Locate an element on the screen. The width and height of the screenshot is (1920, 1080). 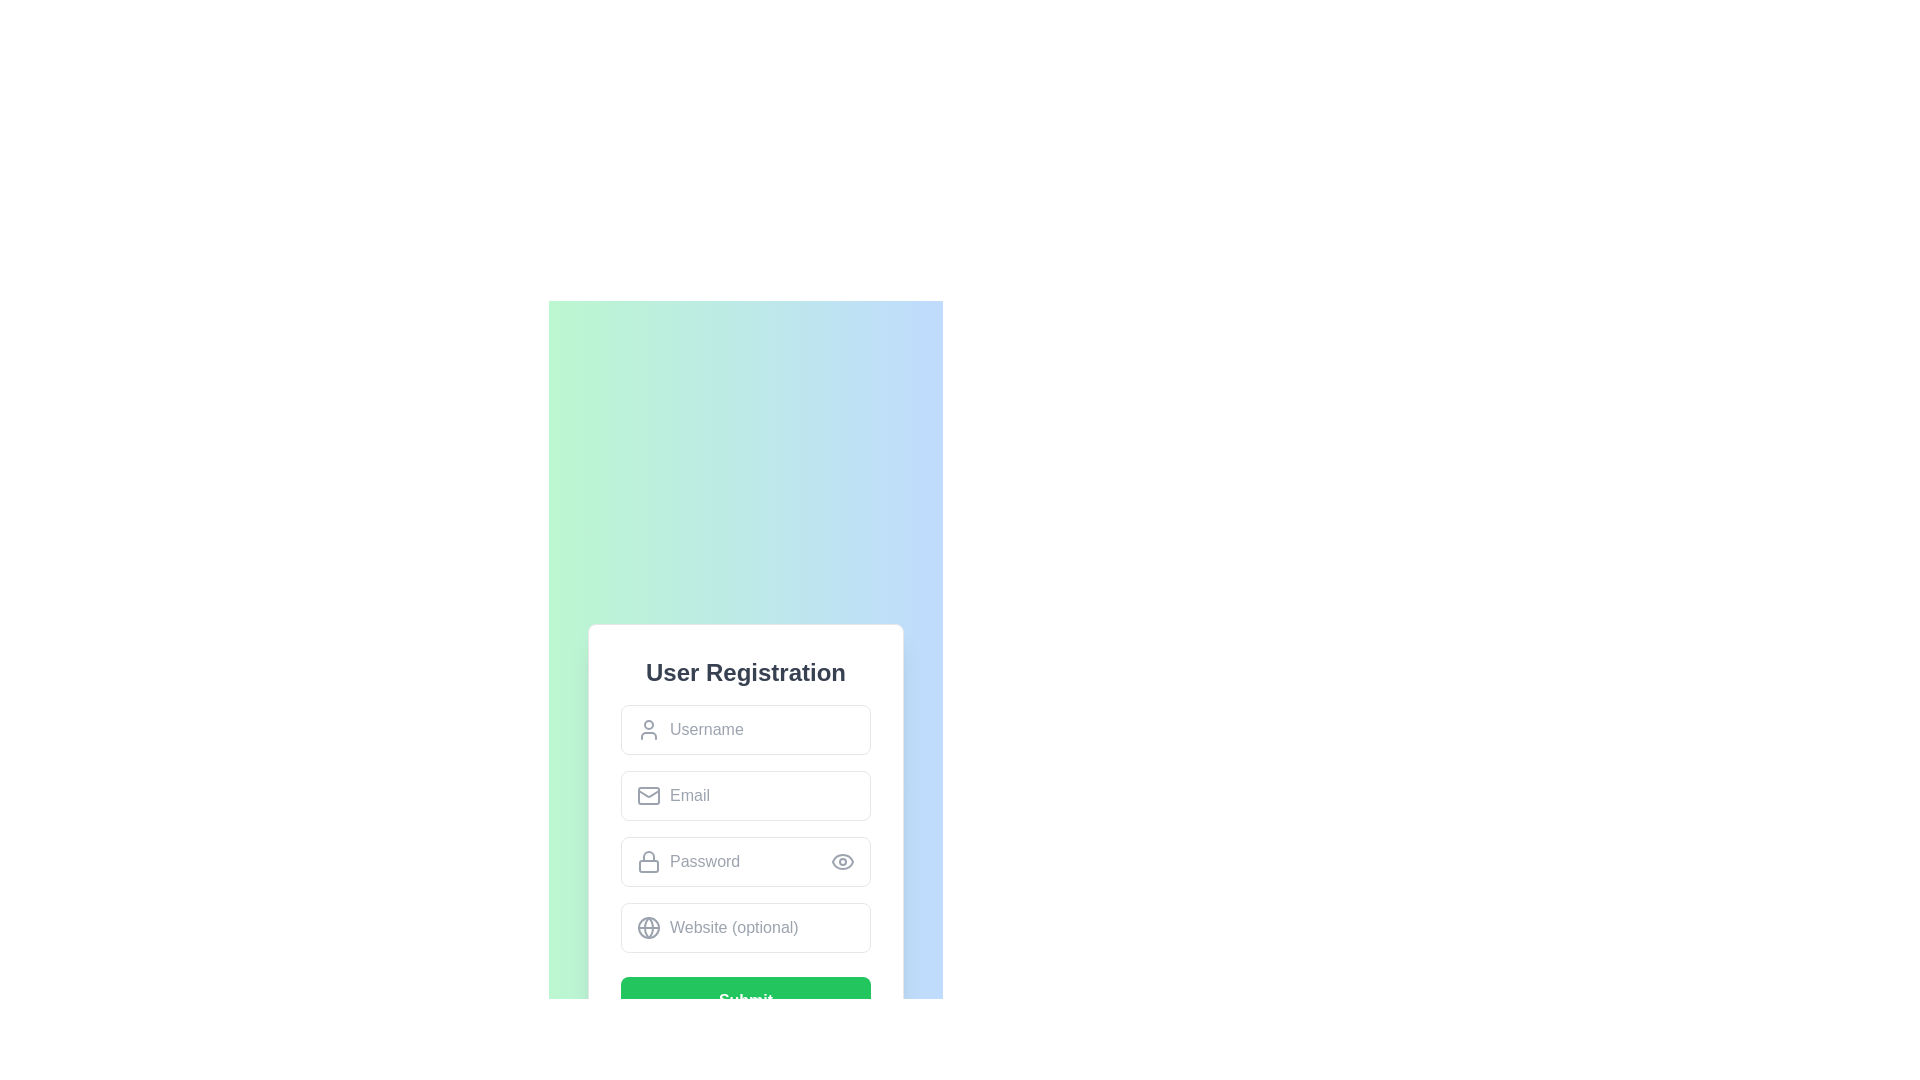
the globe icon located to the left of the 'Website (optional)' input field, which serves as a visual cue for web or internet context is located at coordinates (648, 928).